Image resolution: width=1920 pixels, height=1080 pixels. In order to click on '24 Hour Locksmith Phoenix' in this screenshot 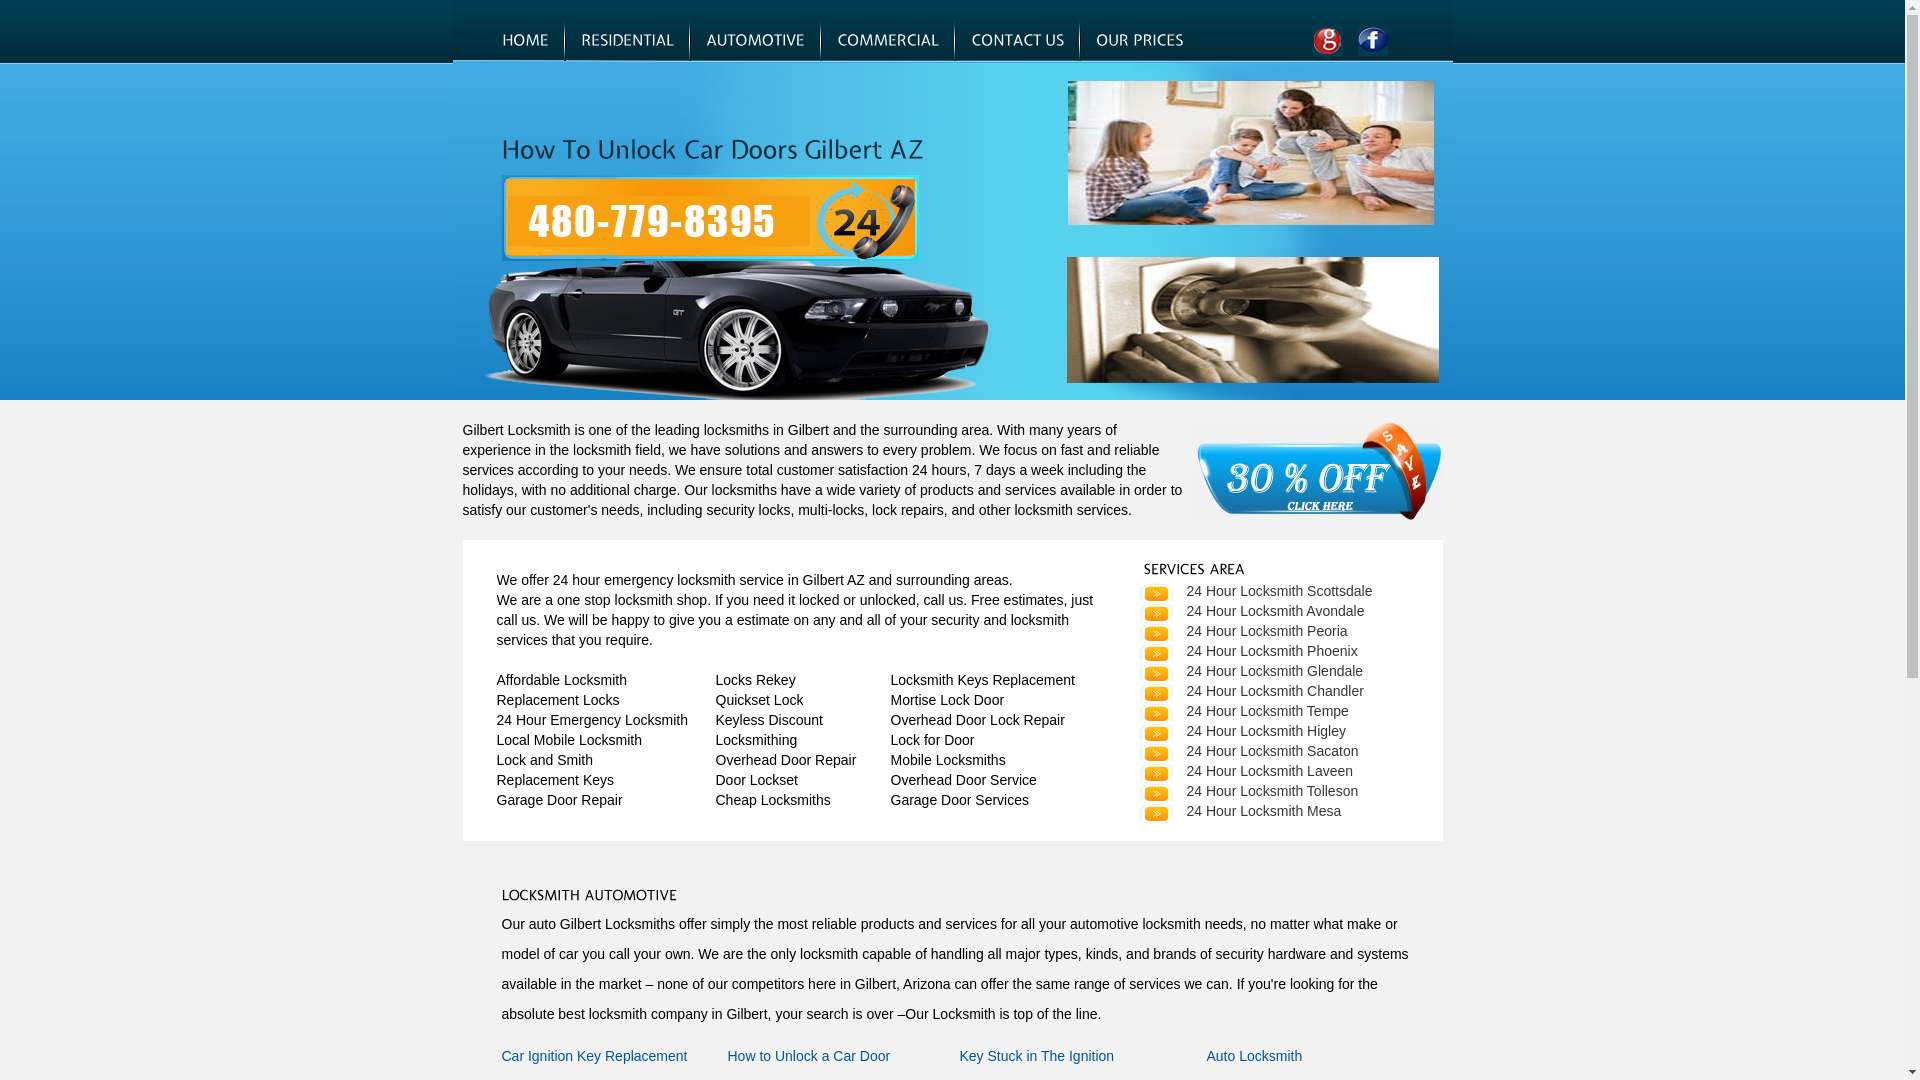, I will do `click(1246, 651)`.